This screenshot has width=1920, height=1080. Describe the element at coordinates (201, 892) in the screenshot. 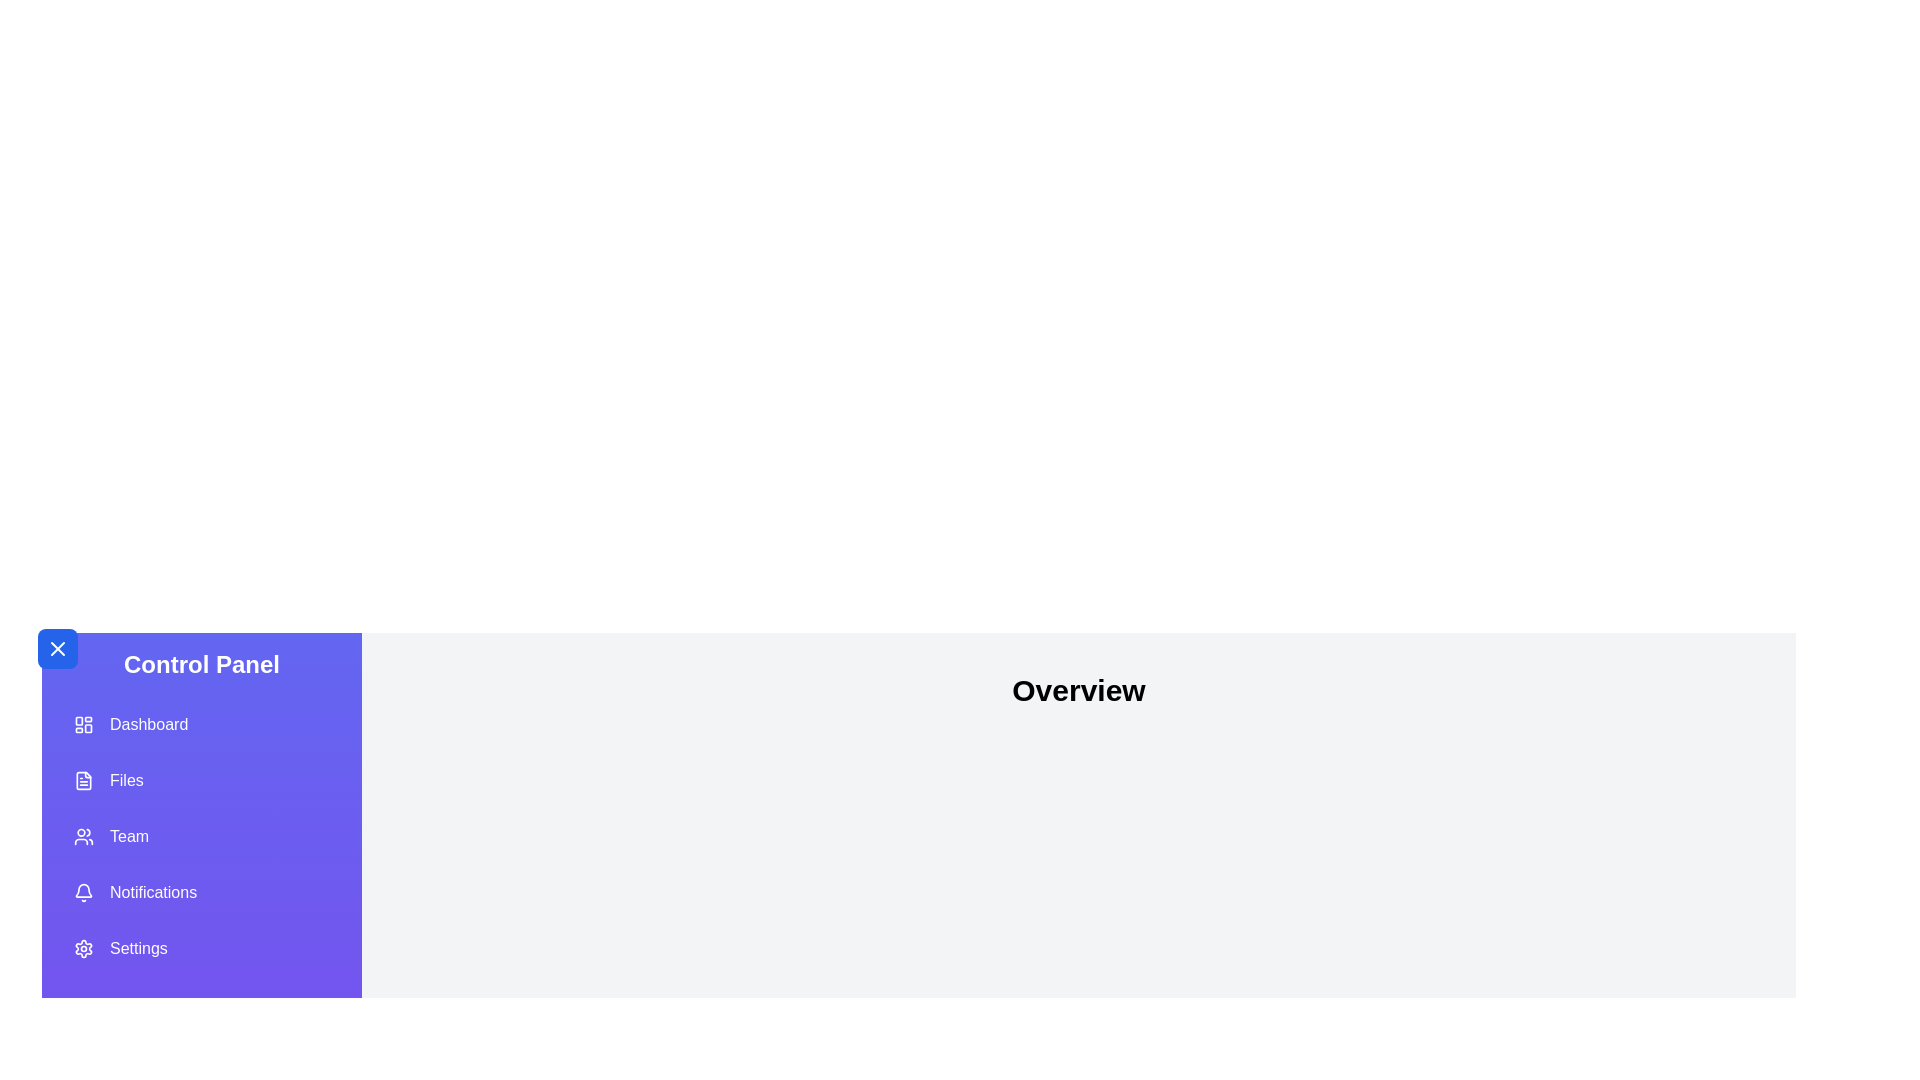

I see `the menu item labeled Notifications from the list` at that location.